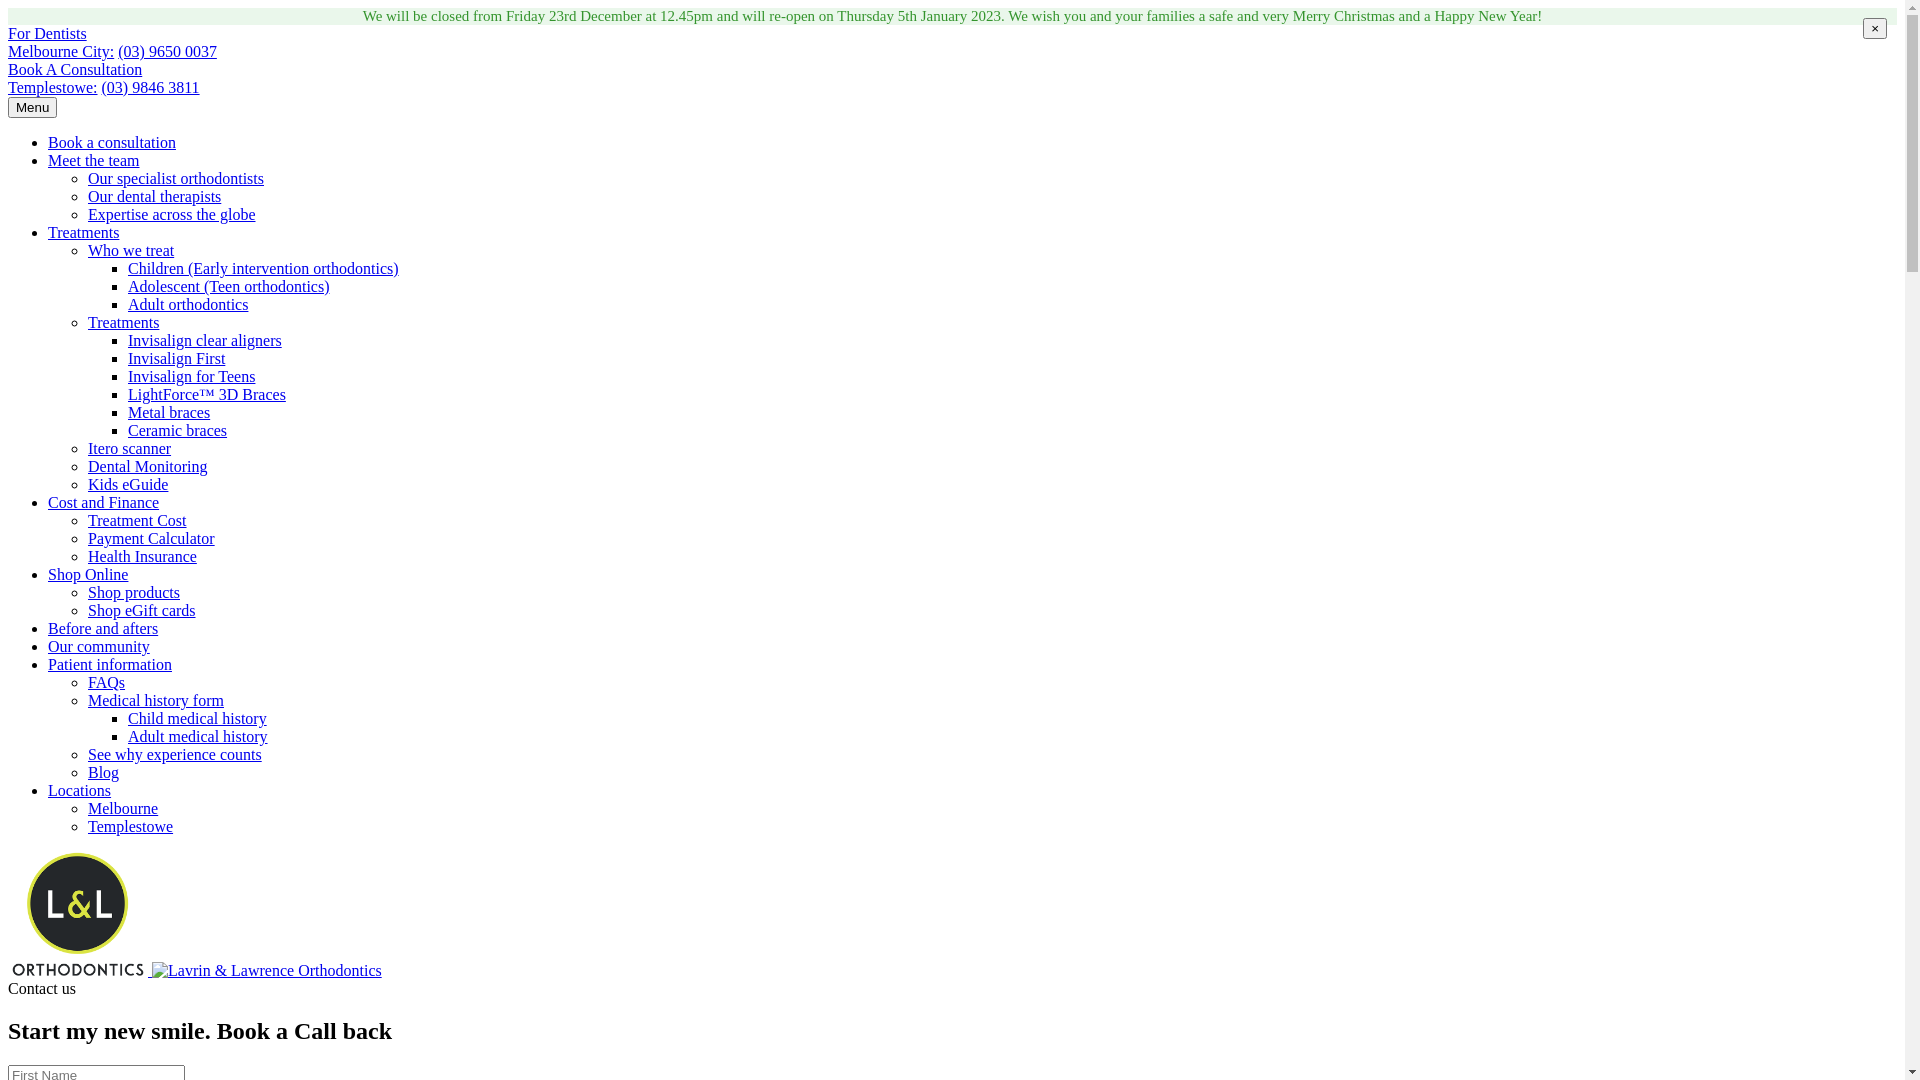  Describe the element at coordinates (86, 681) in the screenshot. I see `'FAQs'` at that location.